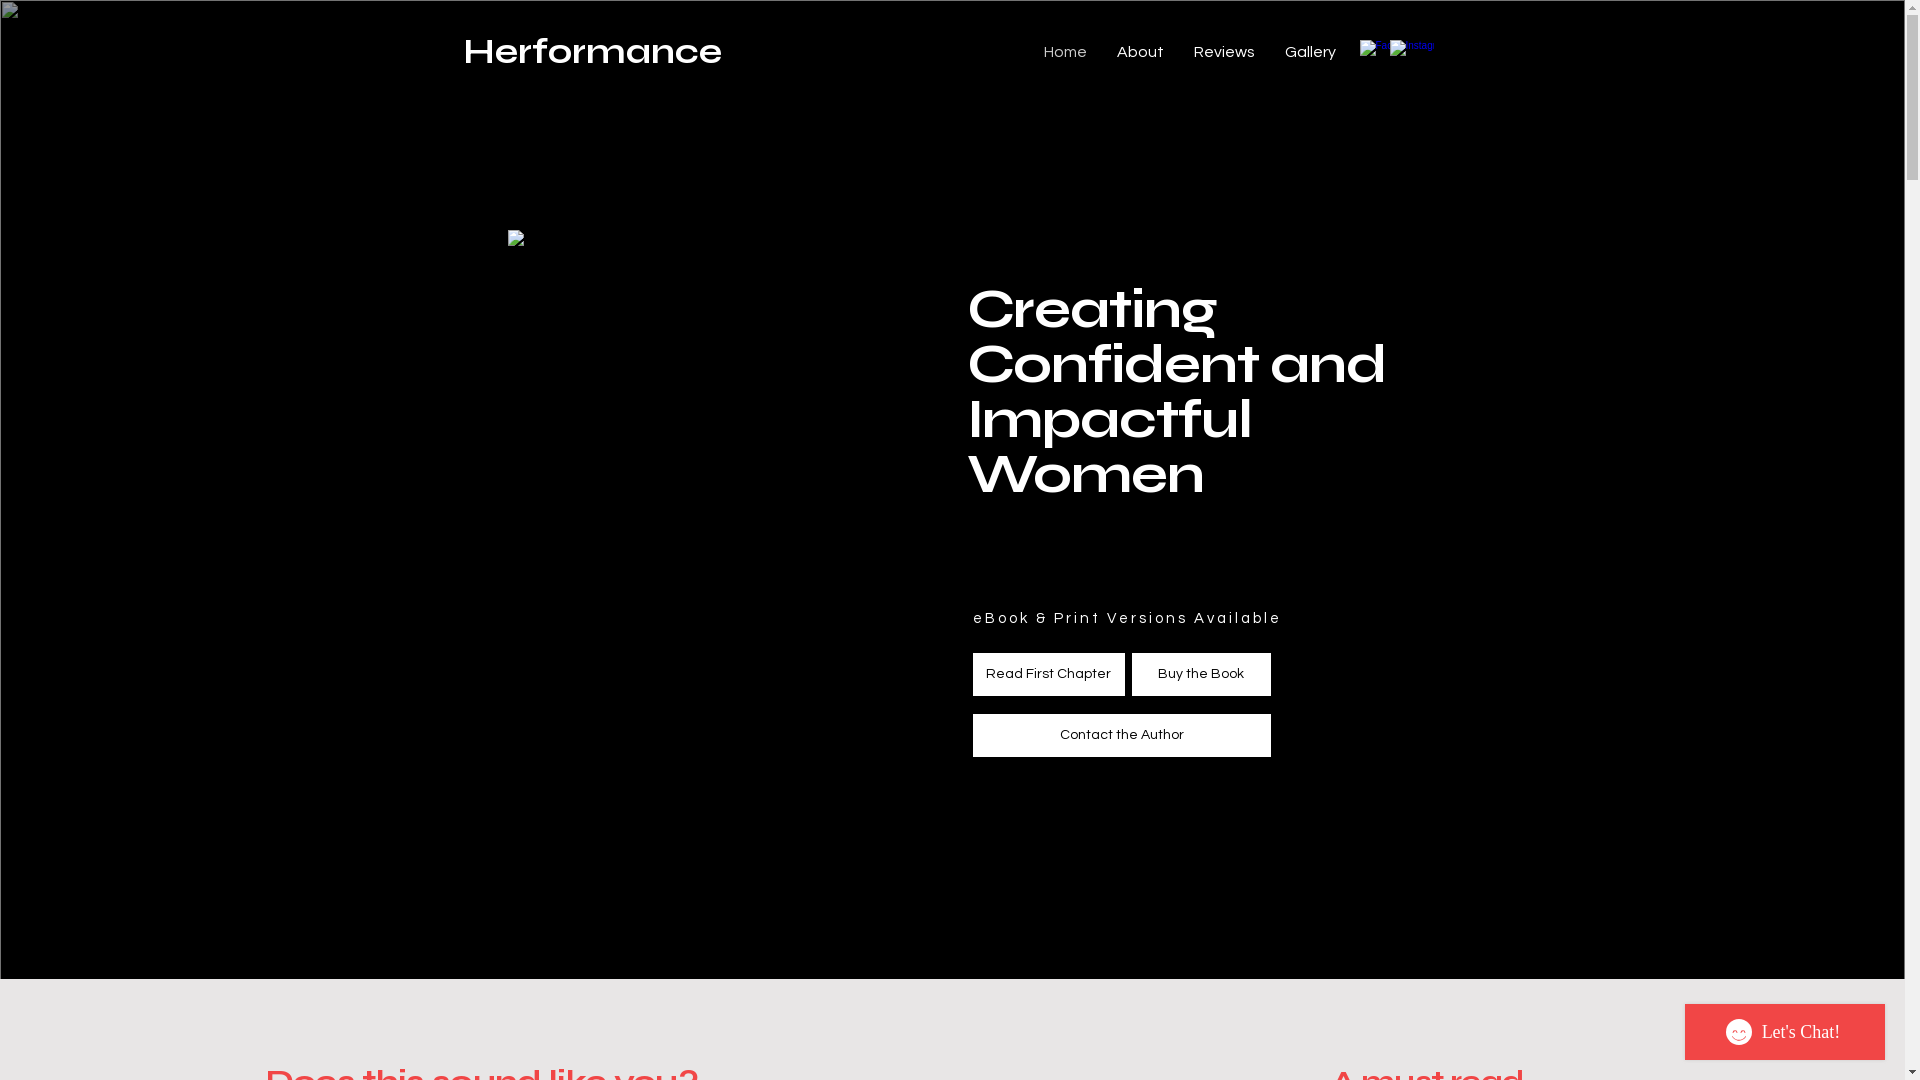 The image size is (1920, 1080). Describe the element at coordinates (1101, 51) in the screenshot. I see `'About'` at that location.